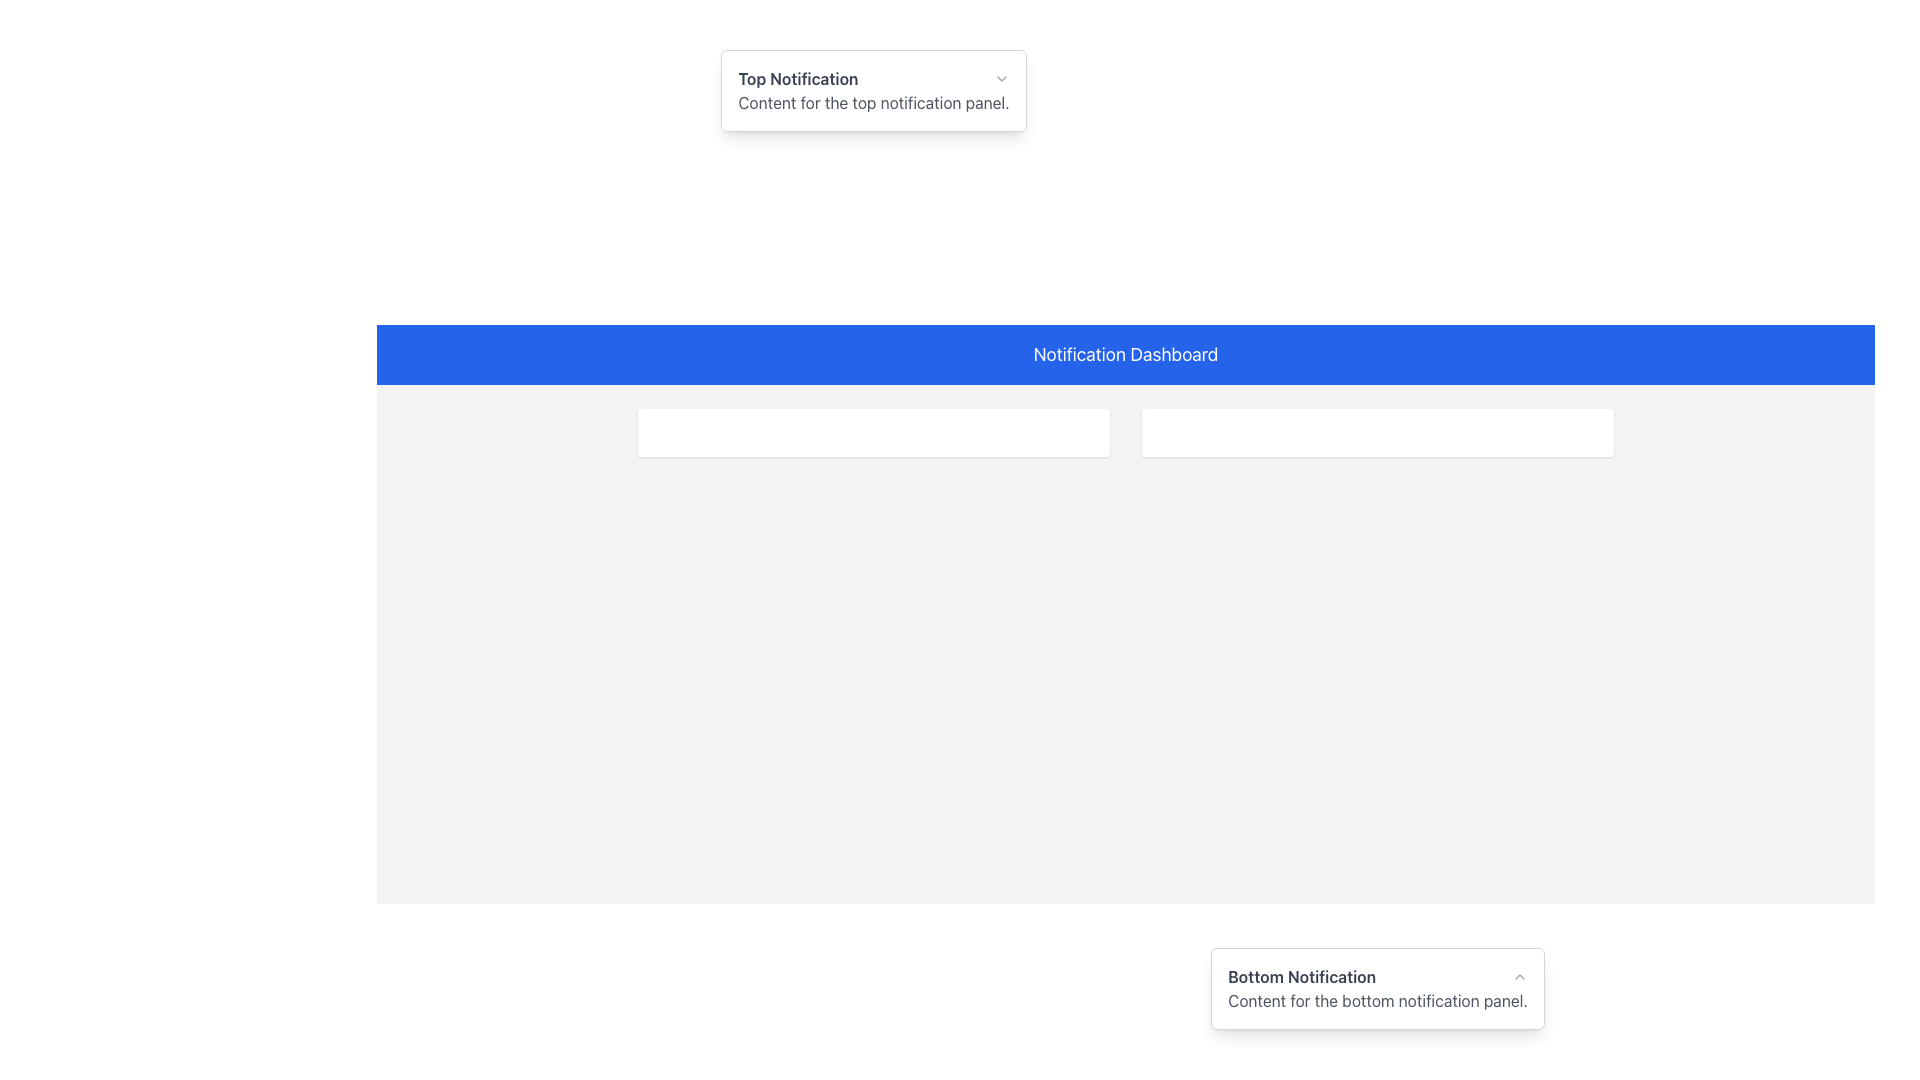 The height and width of the screenshot is (1080, 1920). I want to click on the text label displaying 'Bottom Notification' in a bold, gray font, so click(1302, 975).